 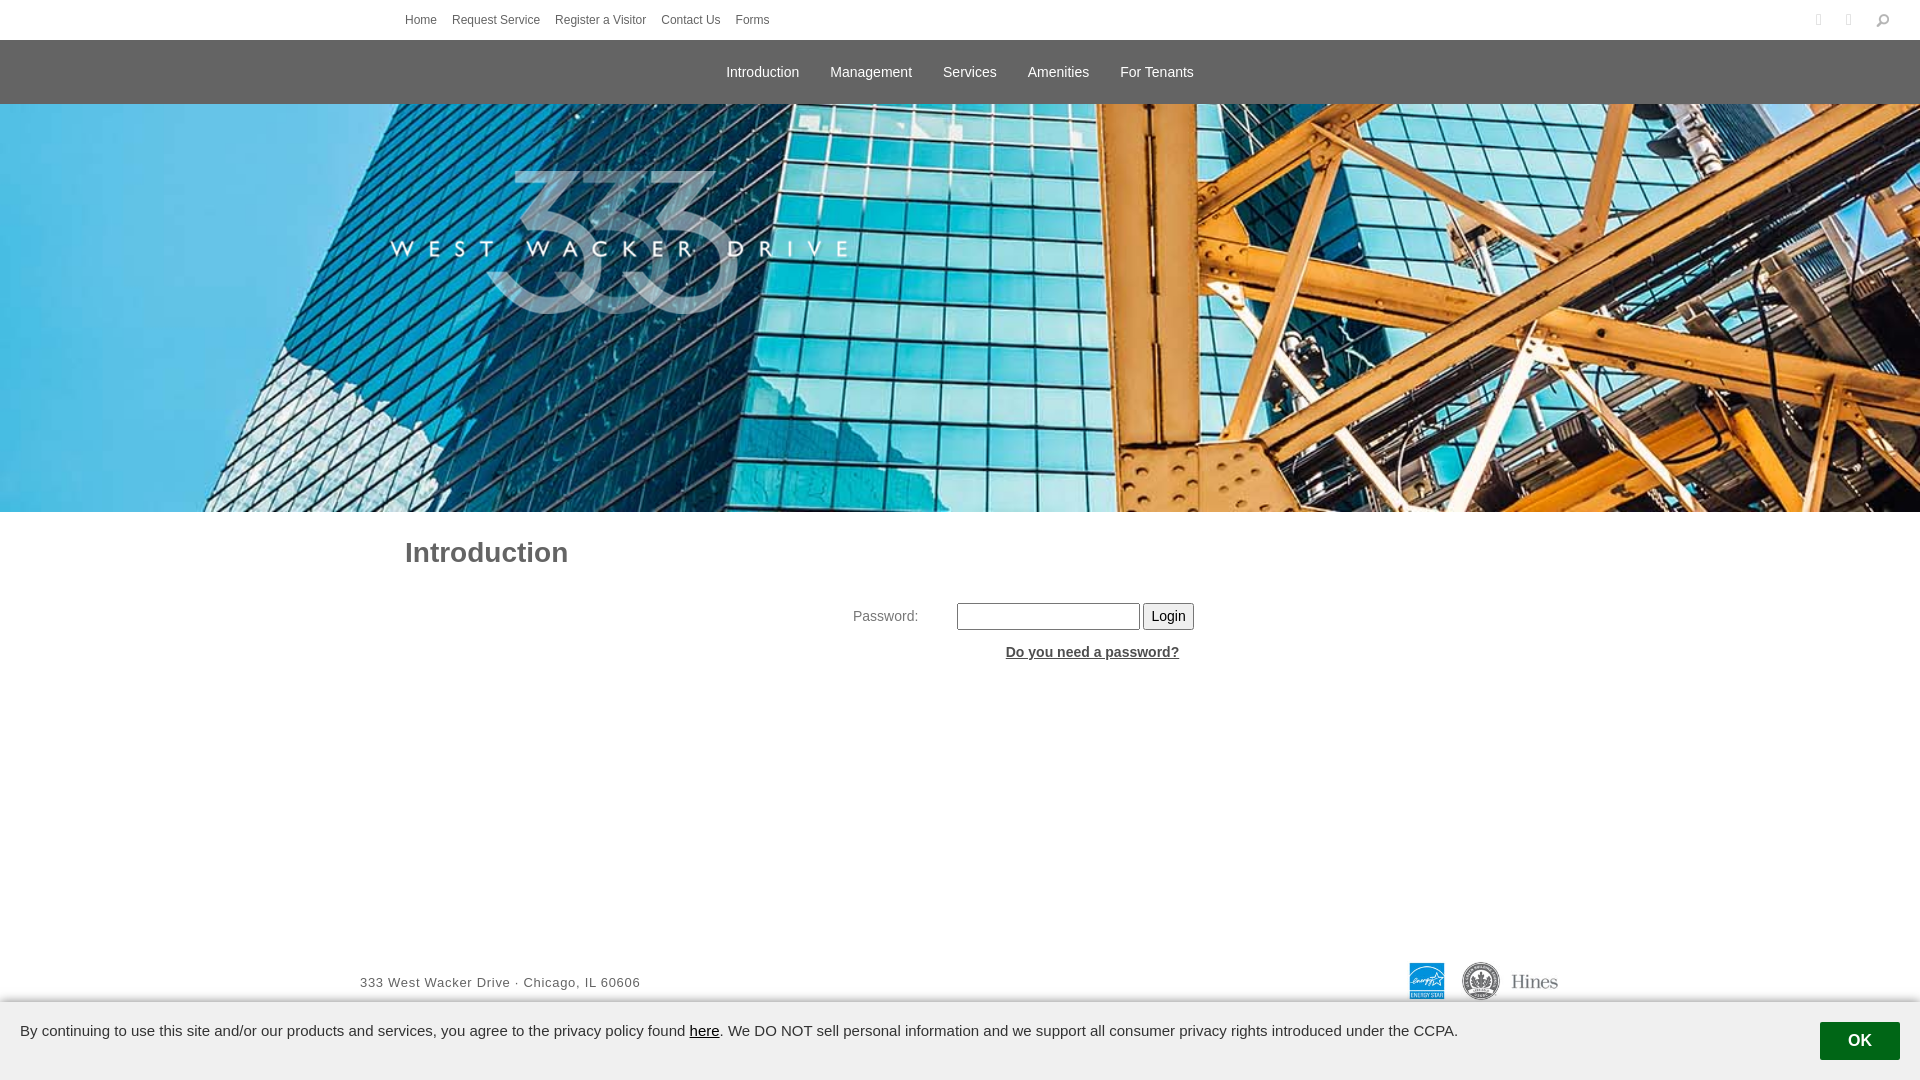 I want to click on 'Forms', so click(x=757, y=19).